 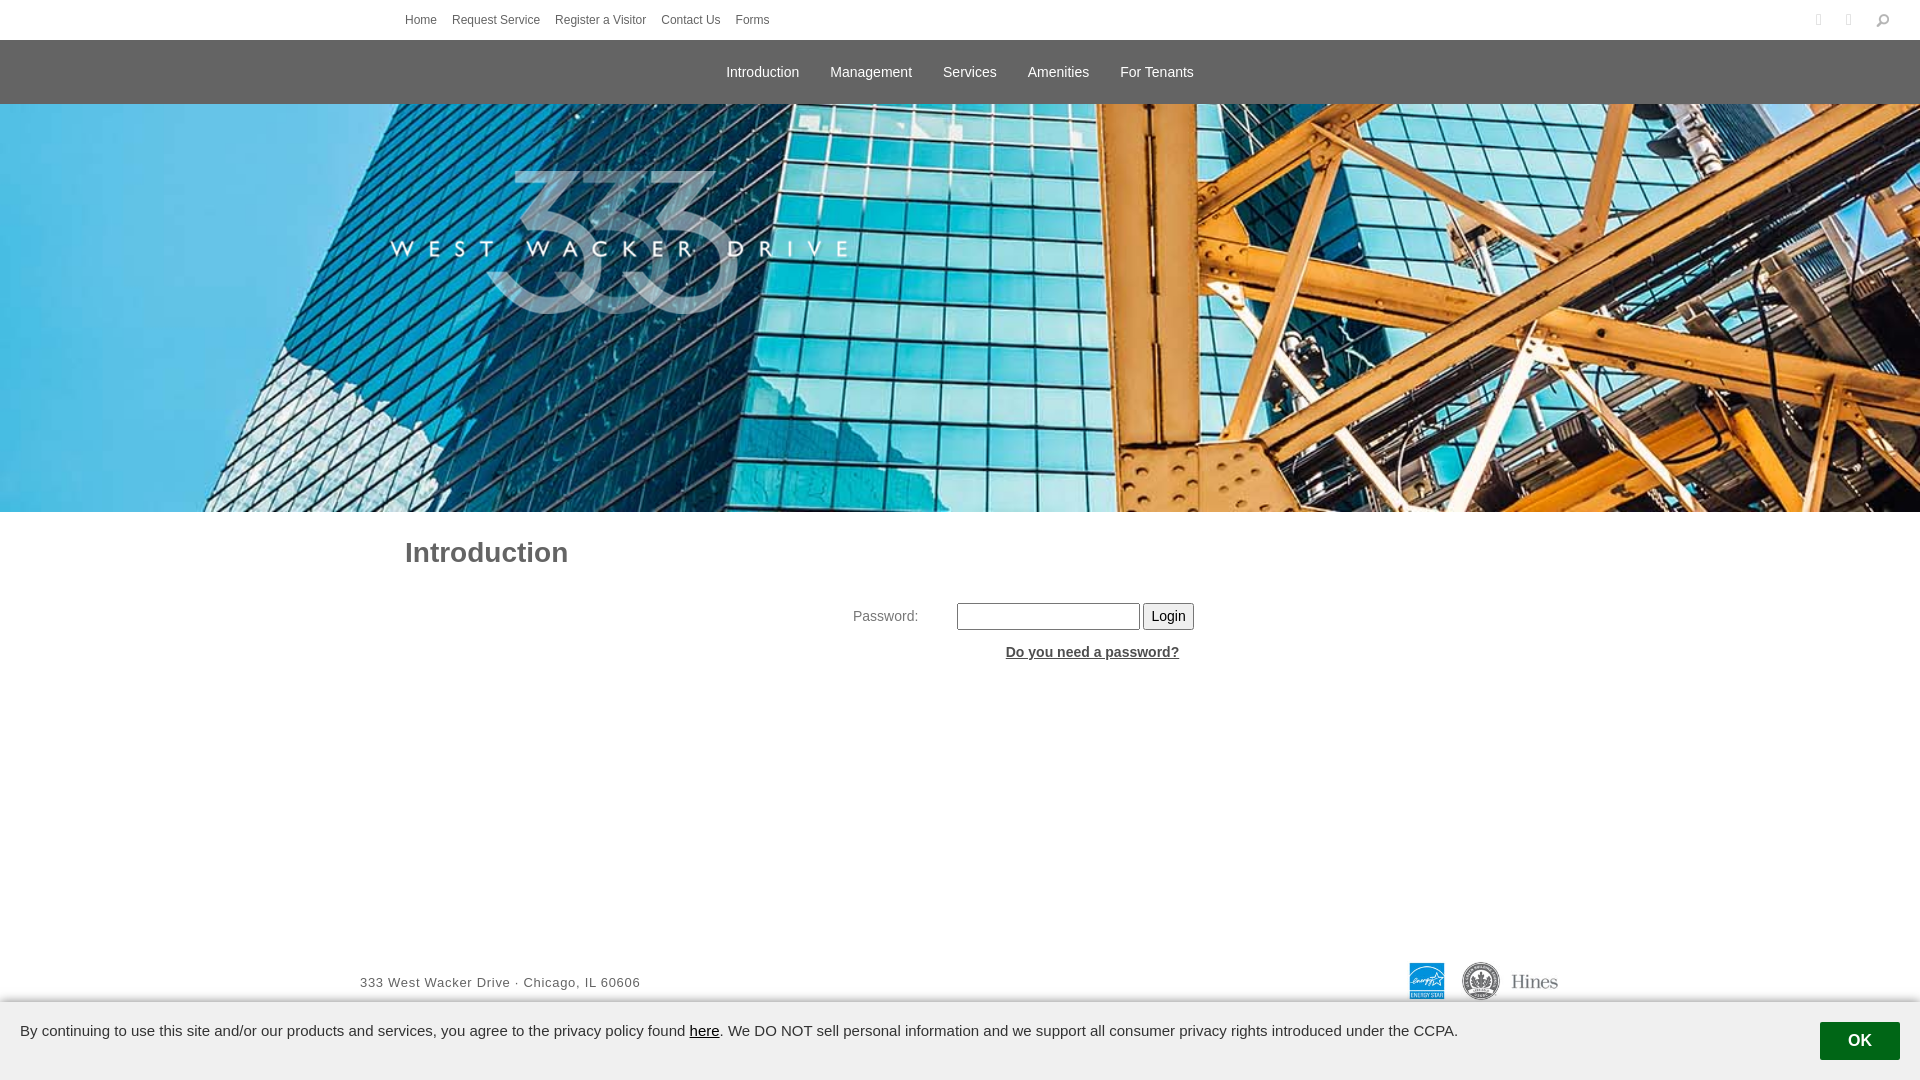 I want to click on 'Forms', so click(x=757, y=19).